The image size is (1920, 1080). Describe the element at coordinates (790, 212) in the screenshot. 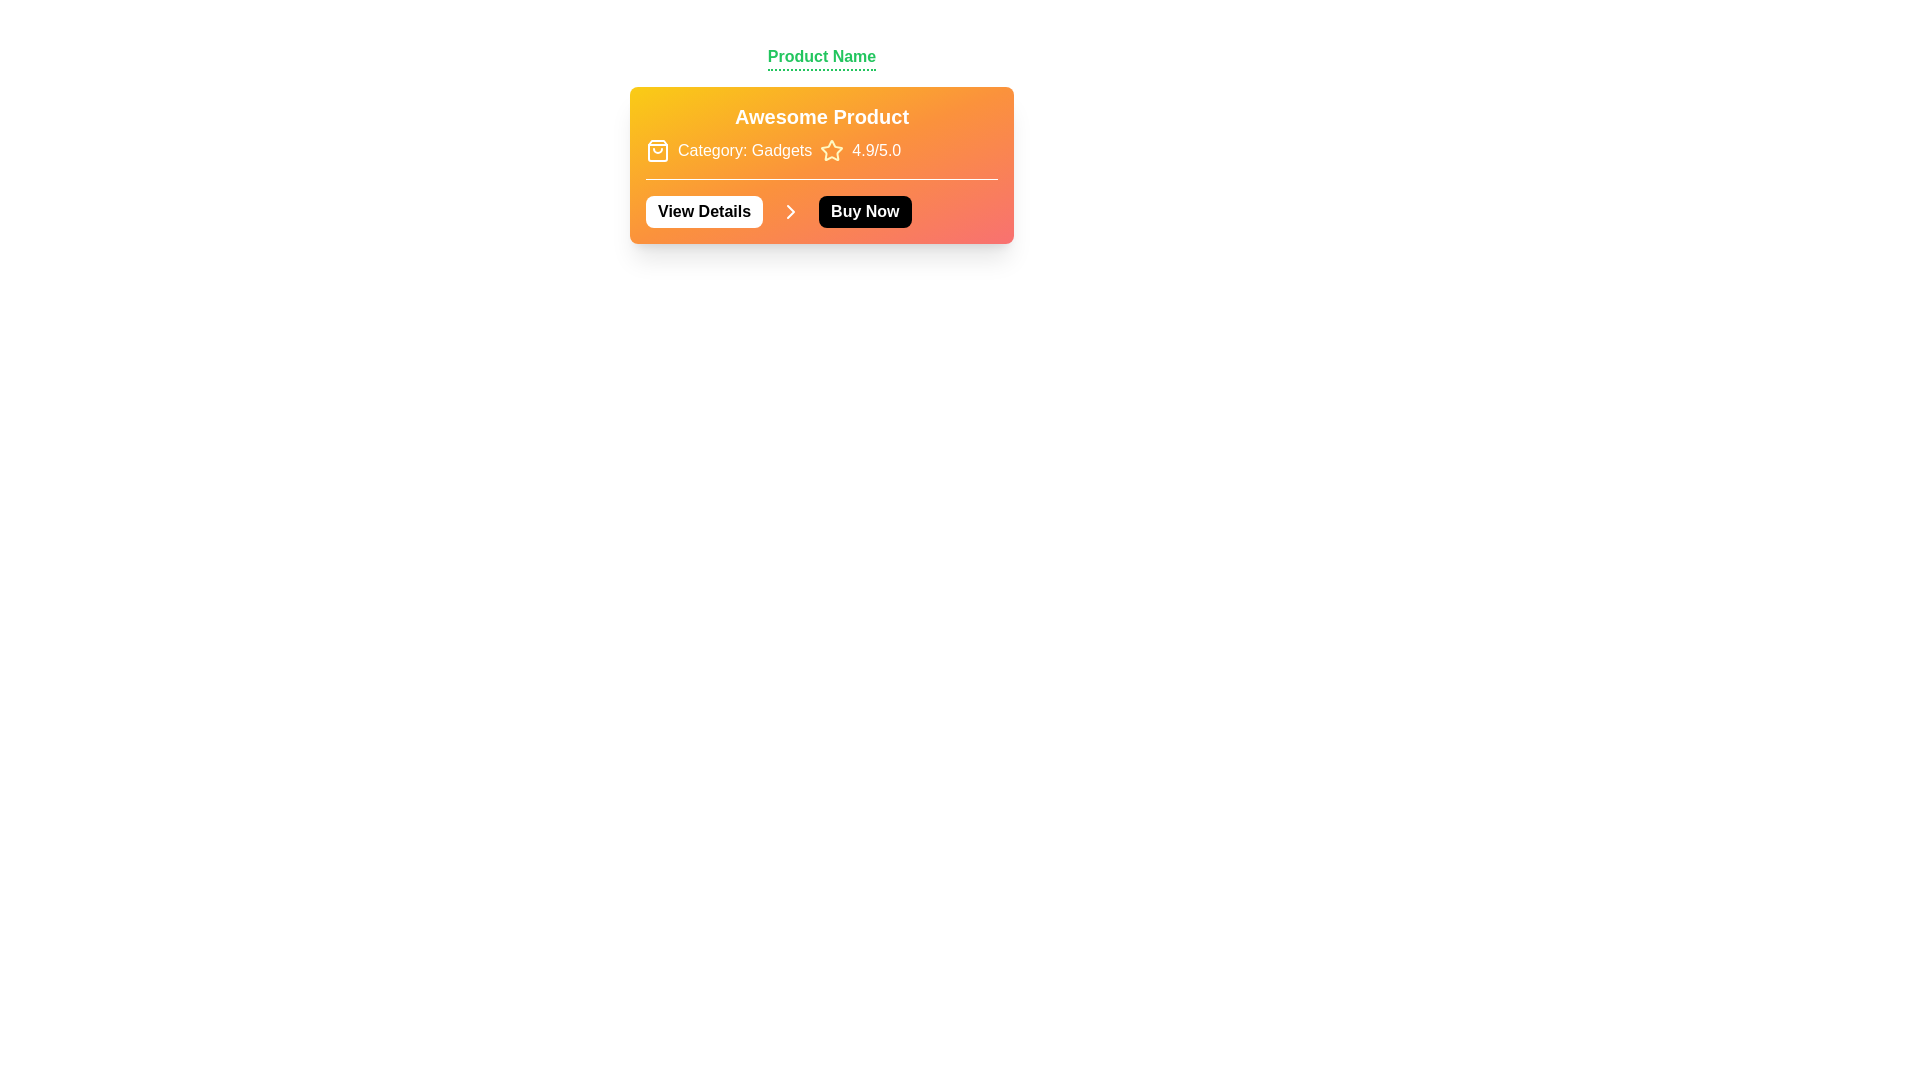

I see `the icon button located between the 'View Details' and 'Buy Now' buttons in the orange-shaded product description box` at that location.